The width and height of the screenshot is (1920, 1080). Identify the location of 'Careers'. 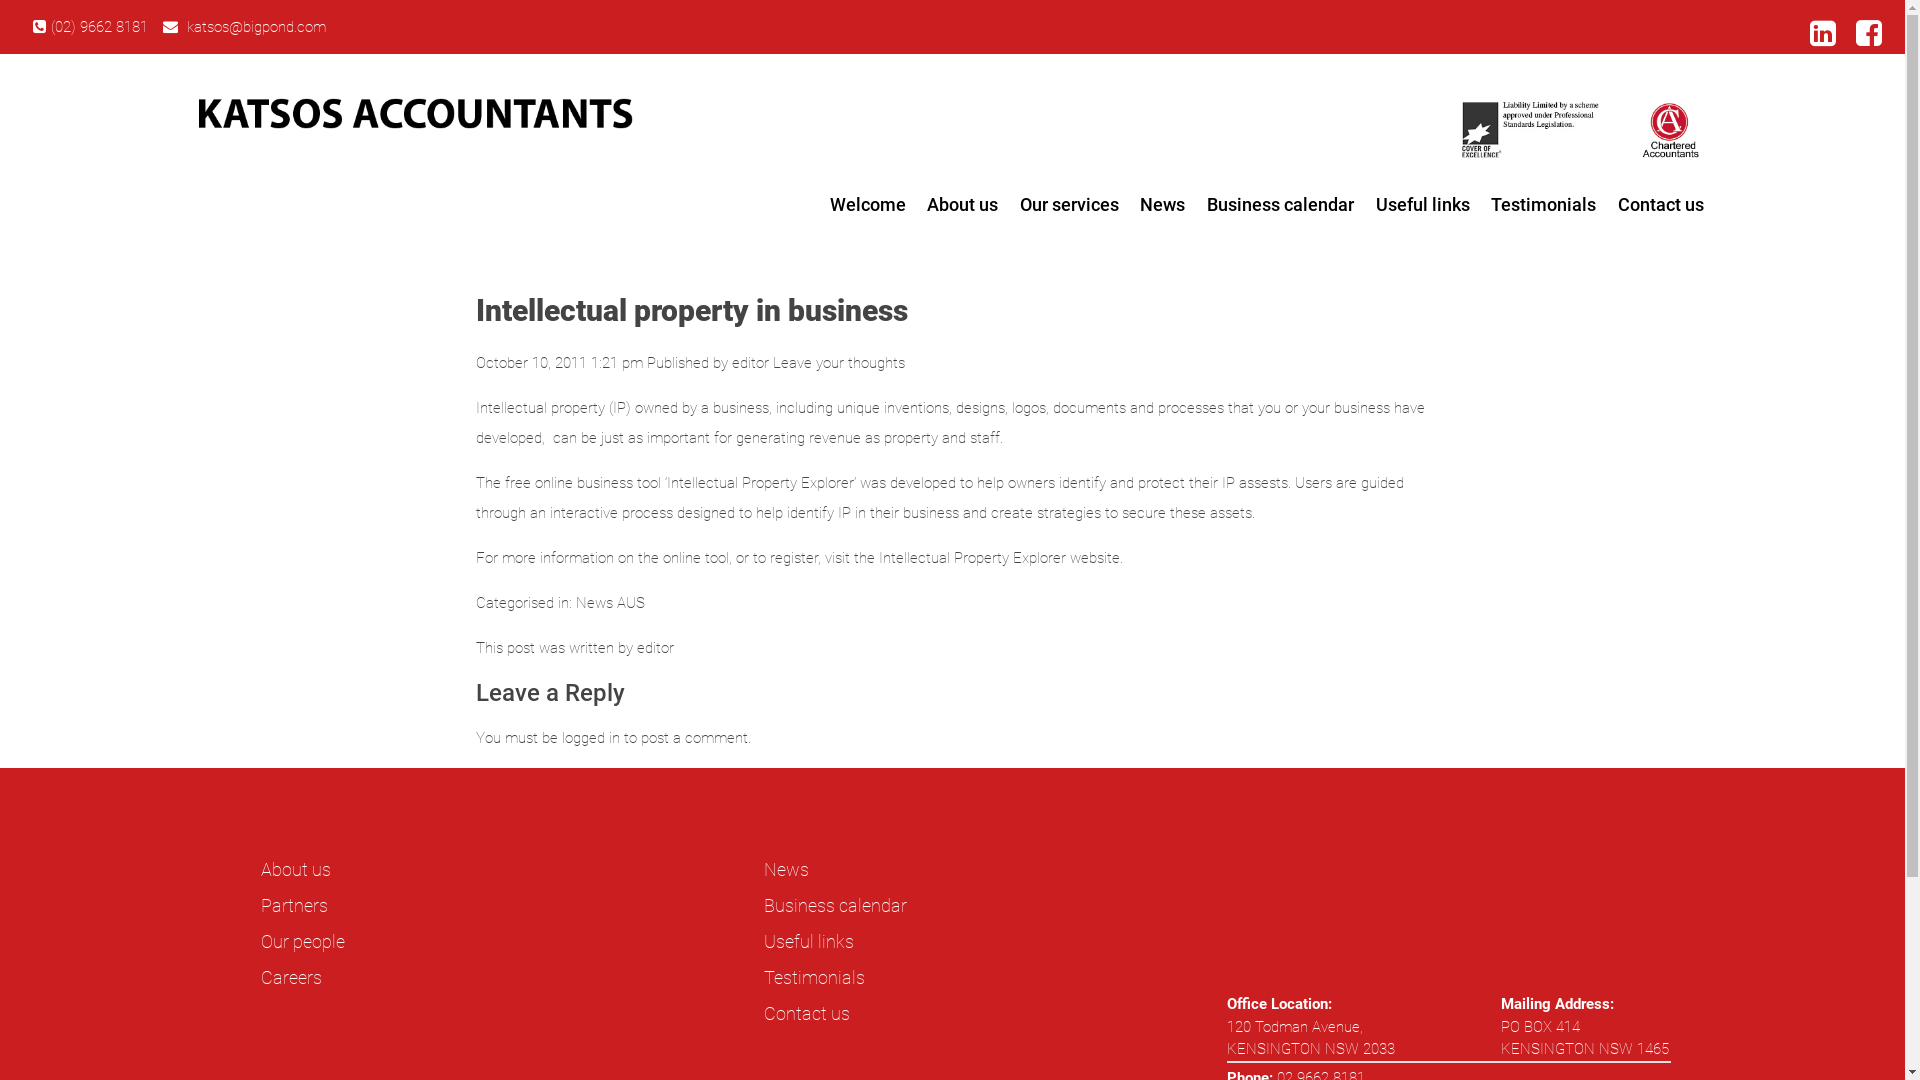
(290, 976).